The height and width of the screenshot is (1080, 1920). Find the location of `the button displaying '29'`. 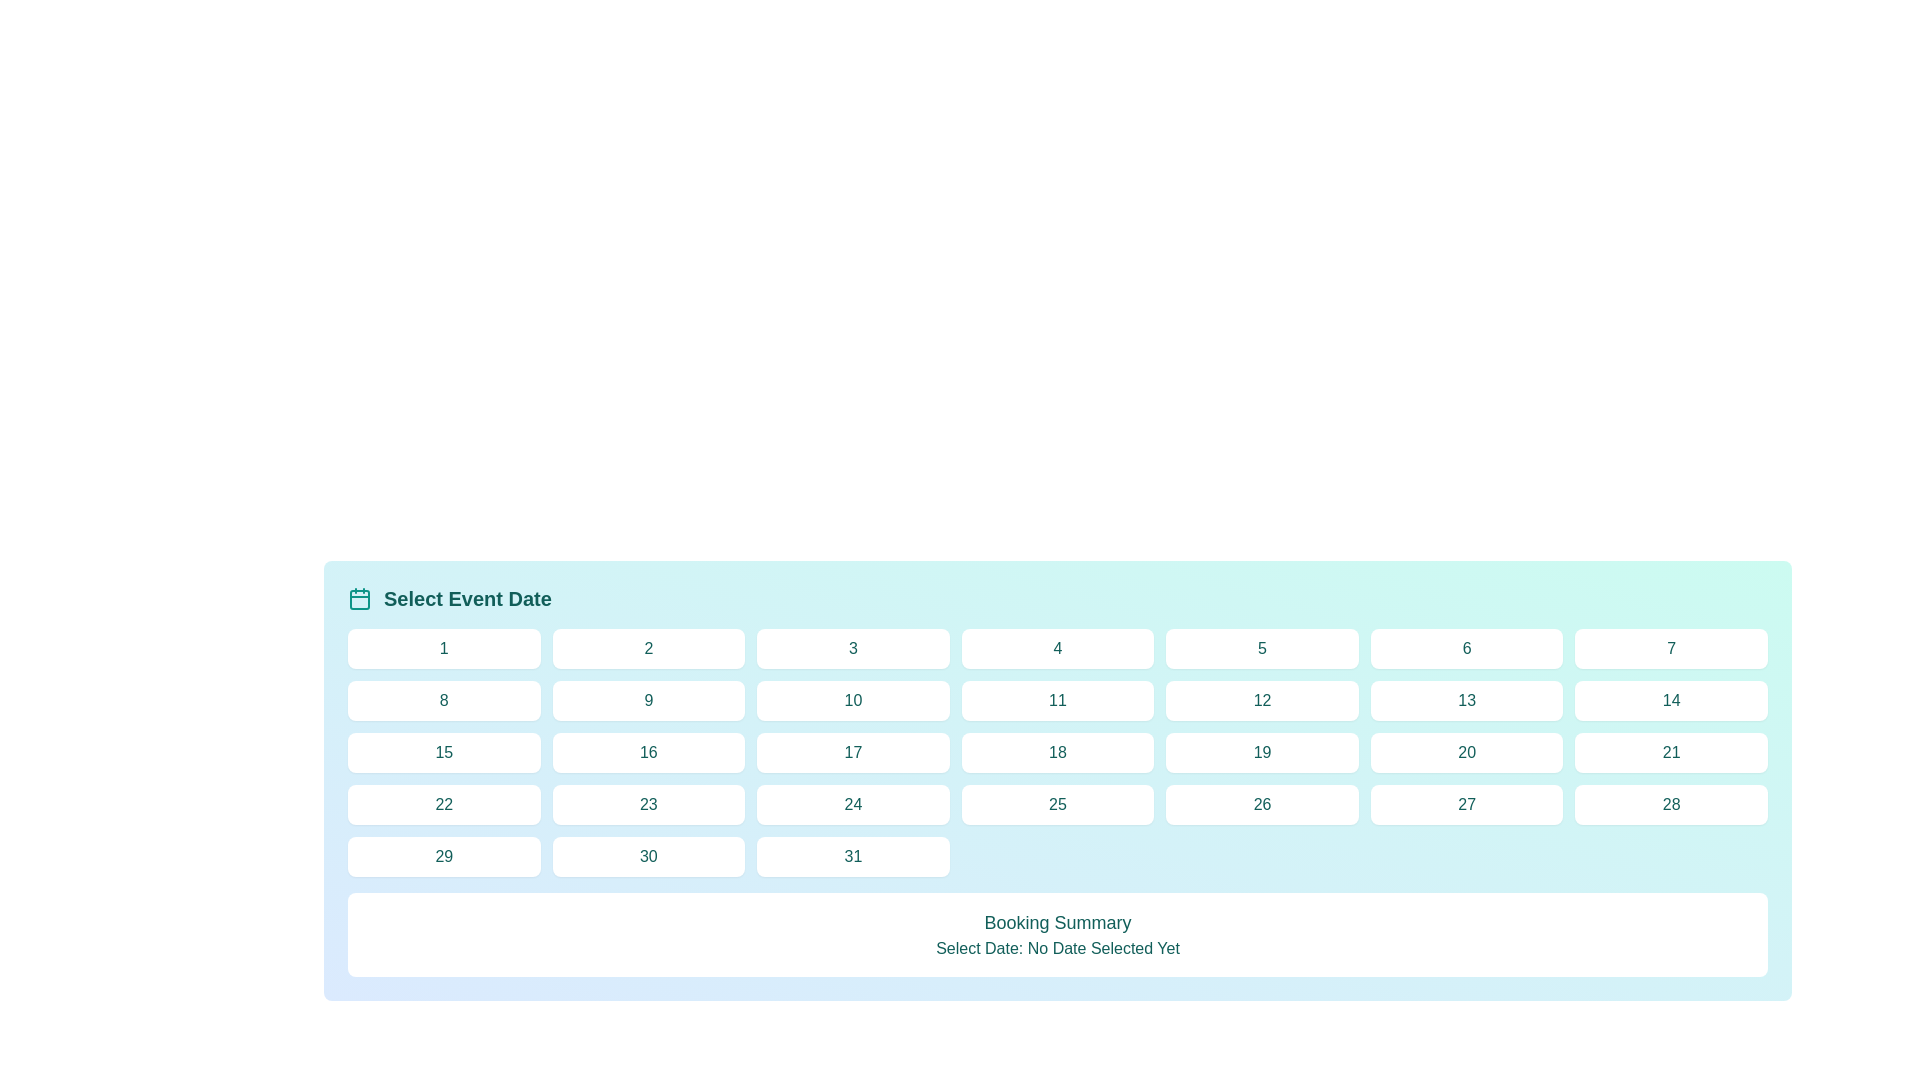

the button displaying '29' is located at coordinates (443, 855).